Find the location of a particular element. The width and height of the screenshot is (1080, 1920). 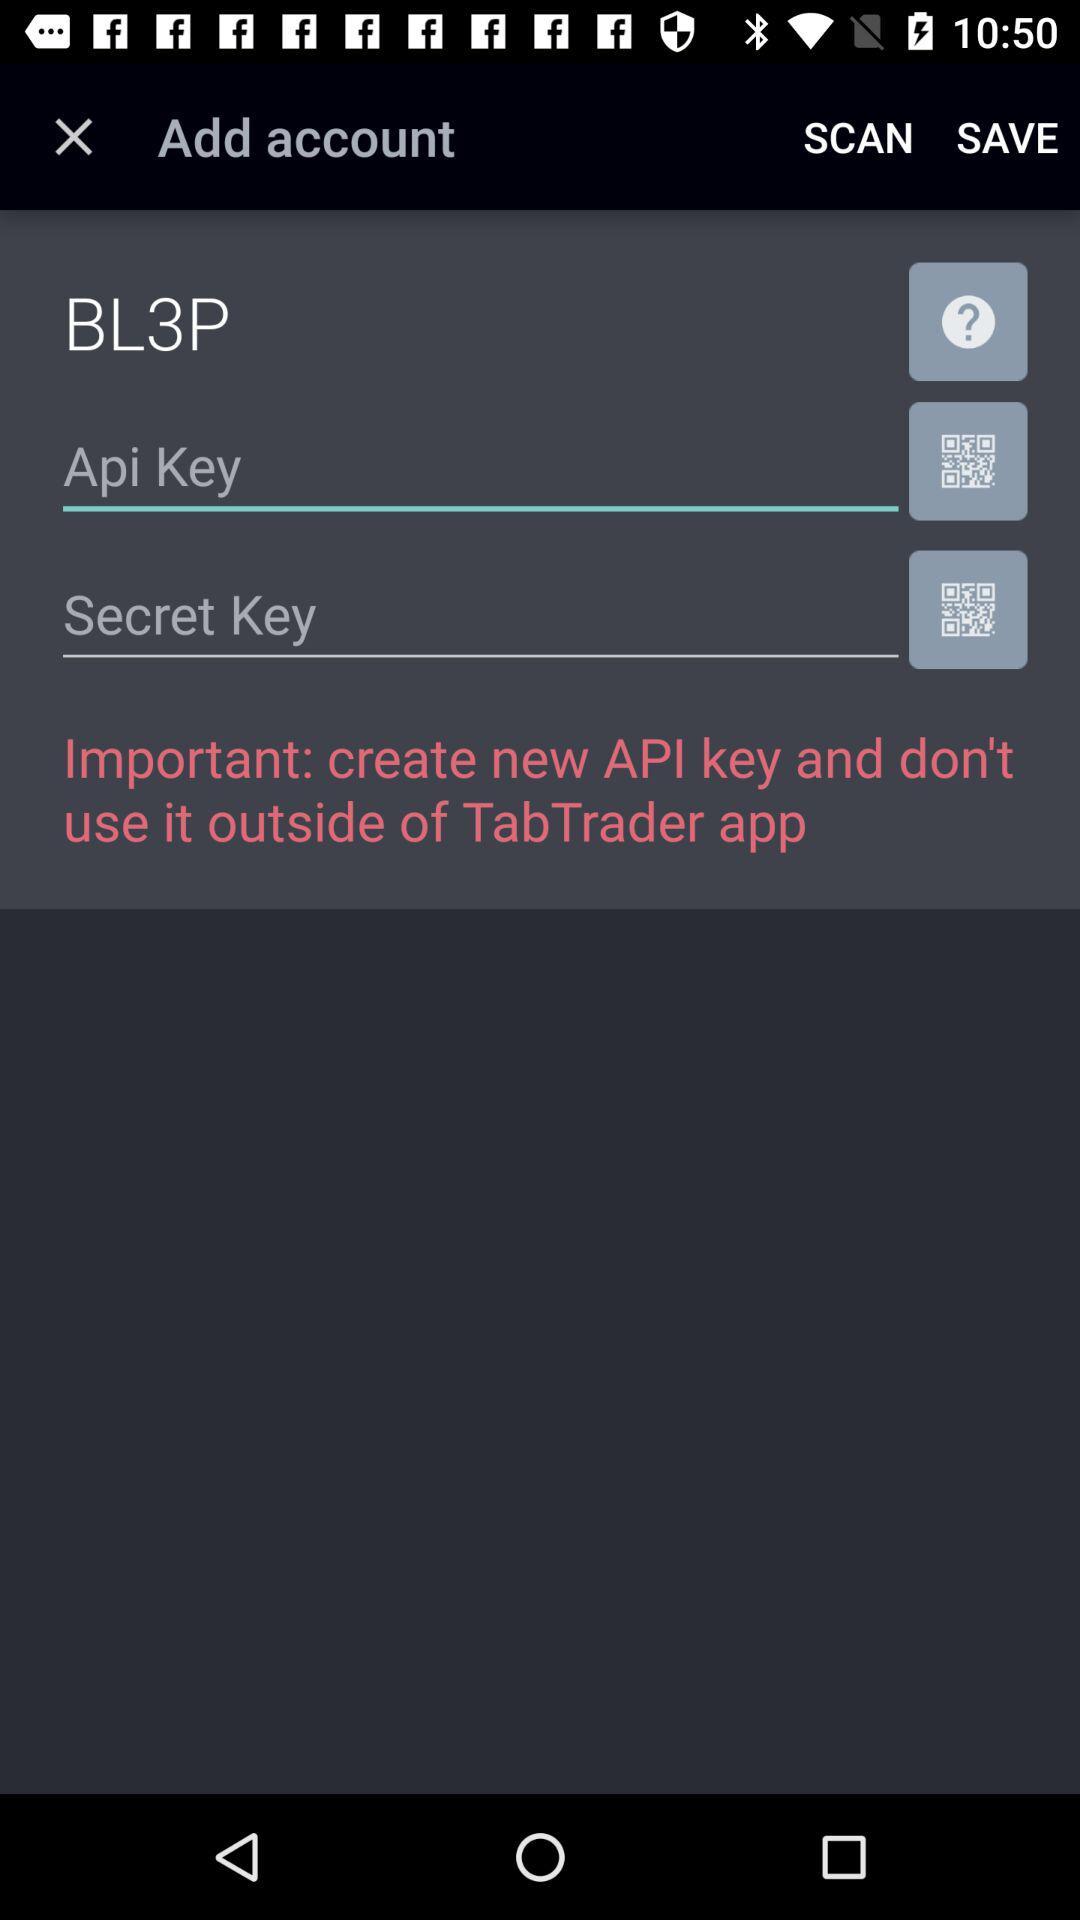

the icon above important create new is located at coordinates (480, 613).